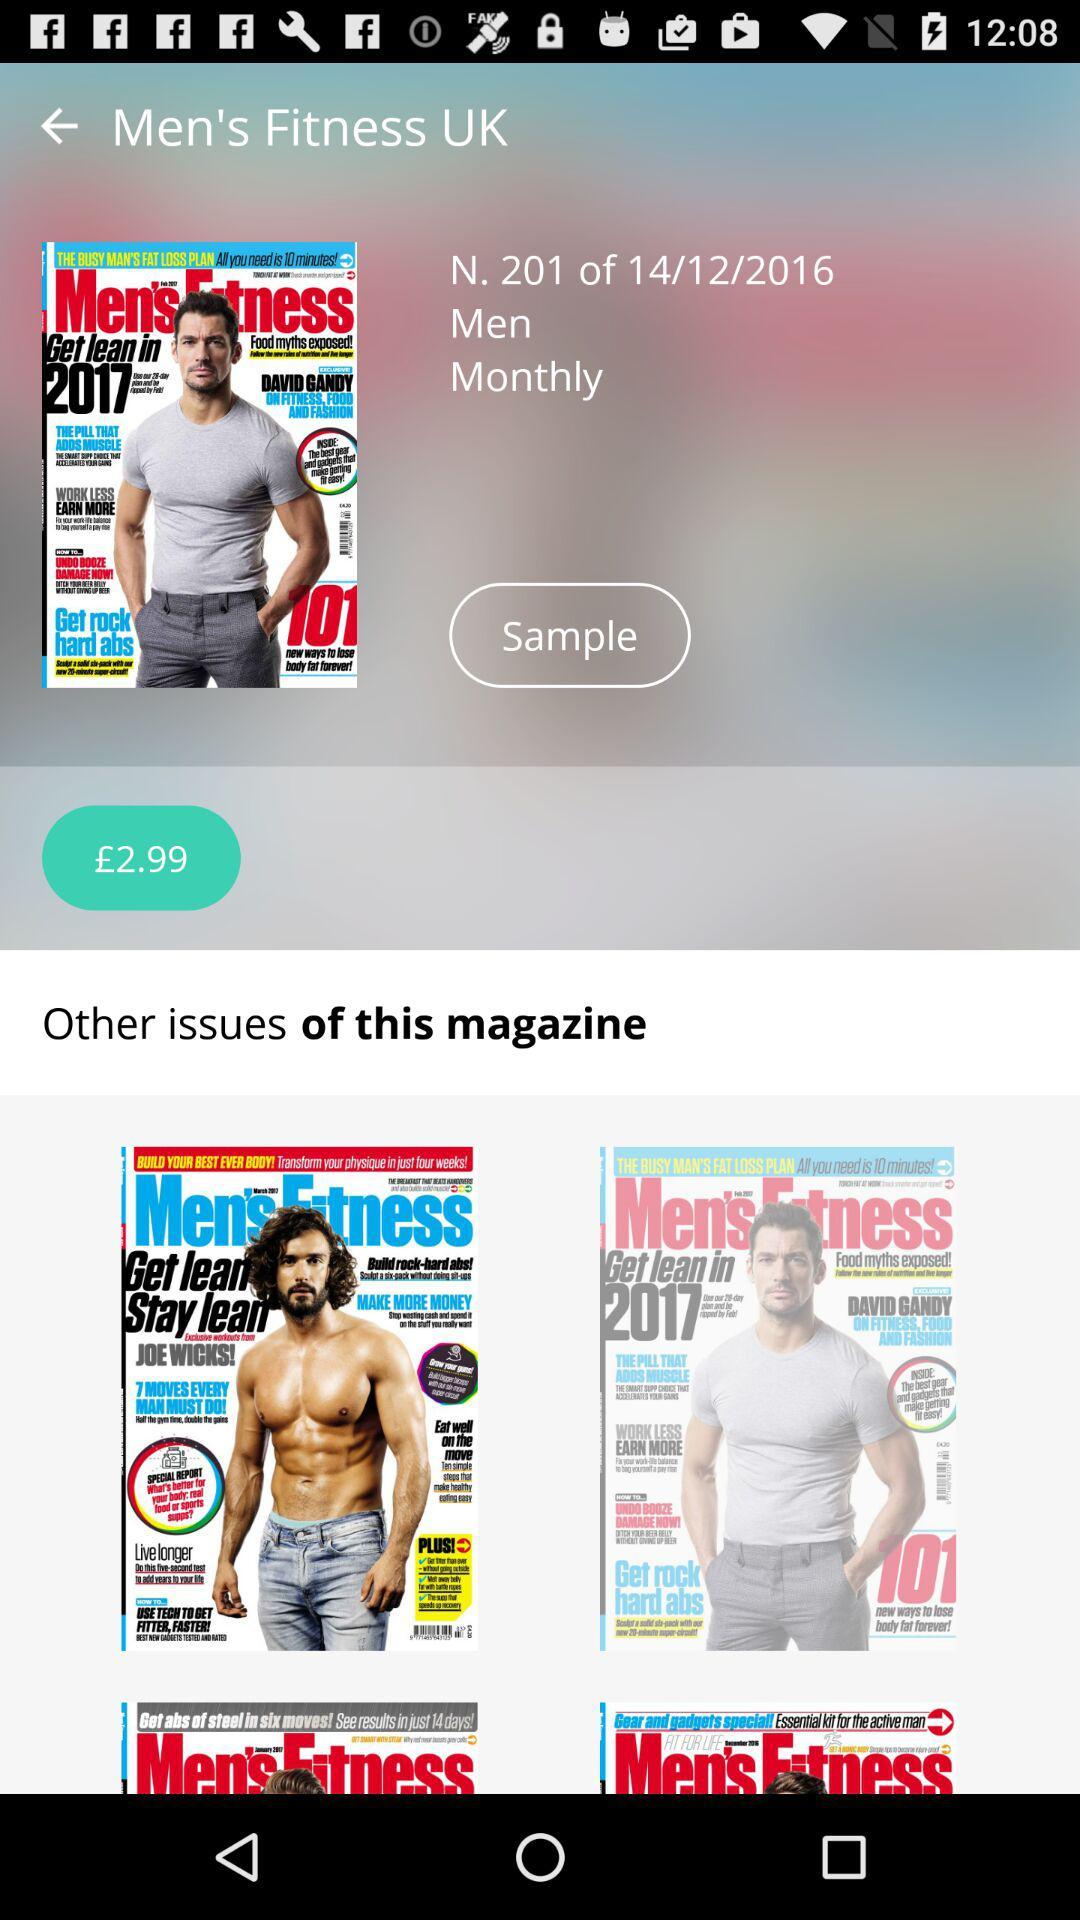 The height and width of the screenshot is (1920, 1080). I want to click on select magazine, so click(300, 1397).